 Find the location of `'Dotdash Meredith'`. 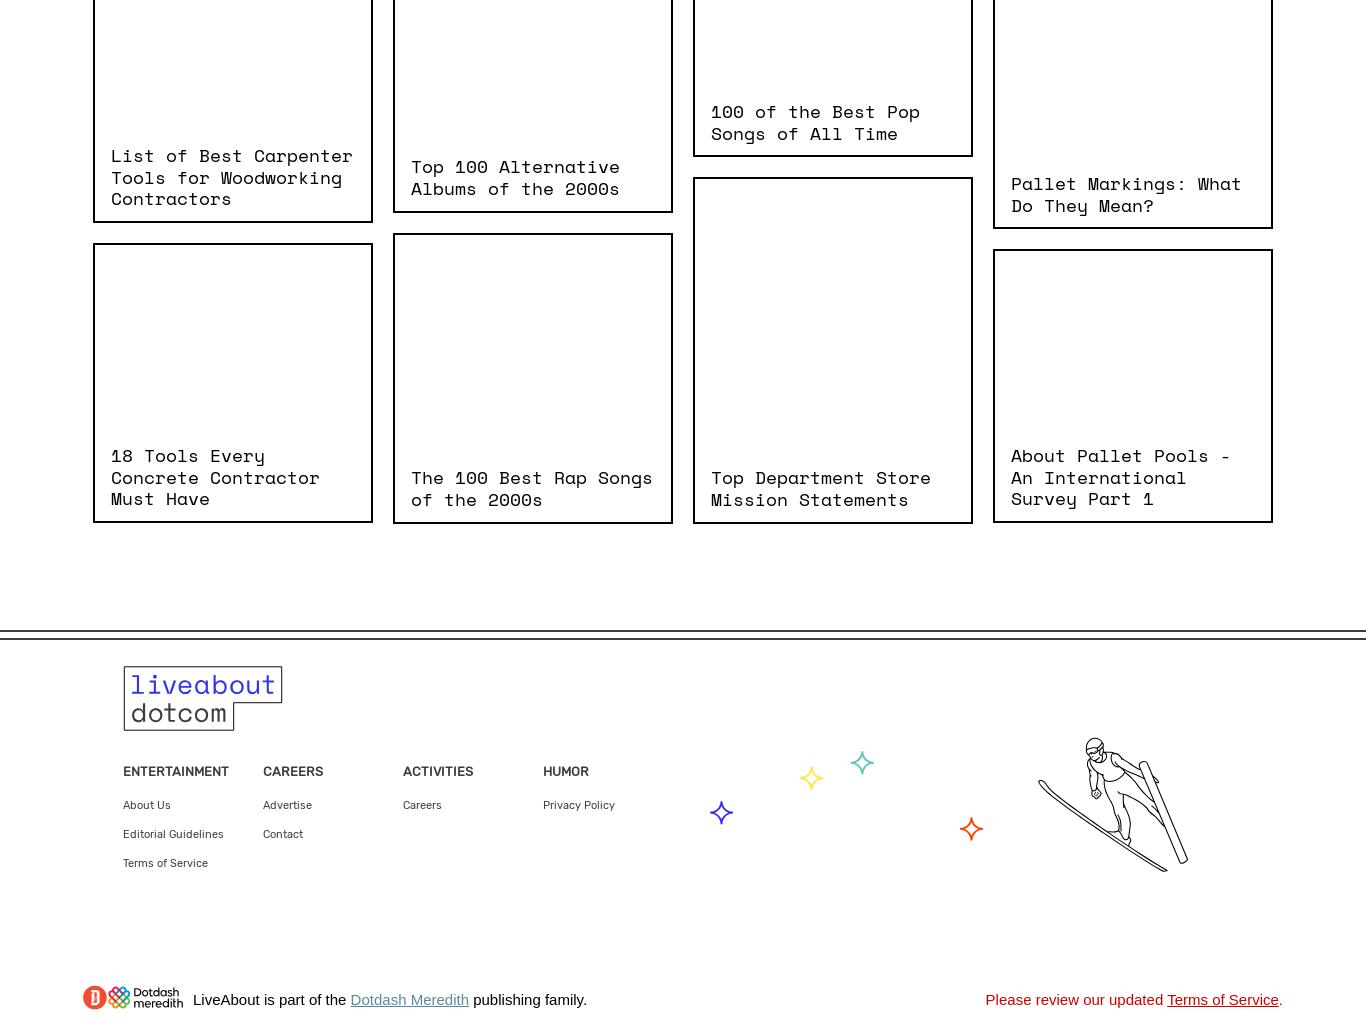

'Dotdash Meredith' is located at coordinates (408, 998).